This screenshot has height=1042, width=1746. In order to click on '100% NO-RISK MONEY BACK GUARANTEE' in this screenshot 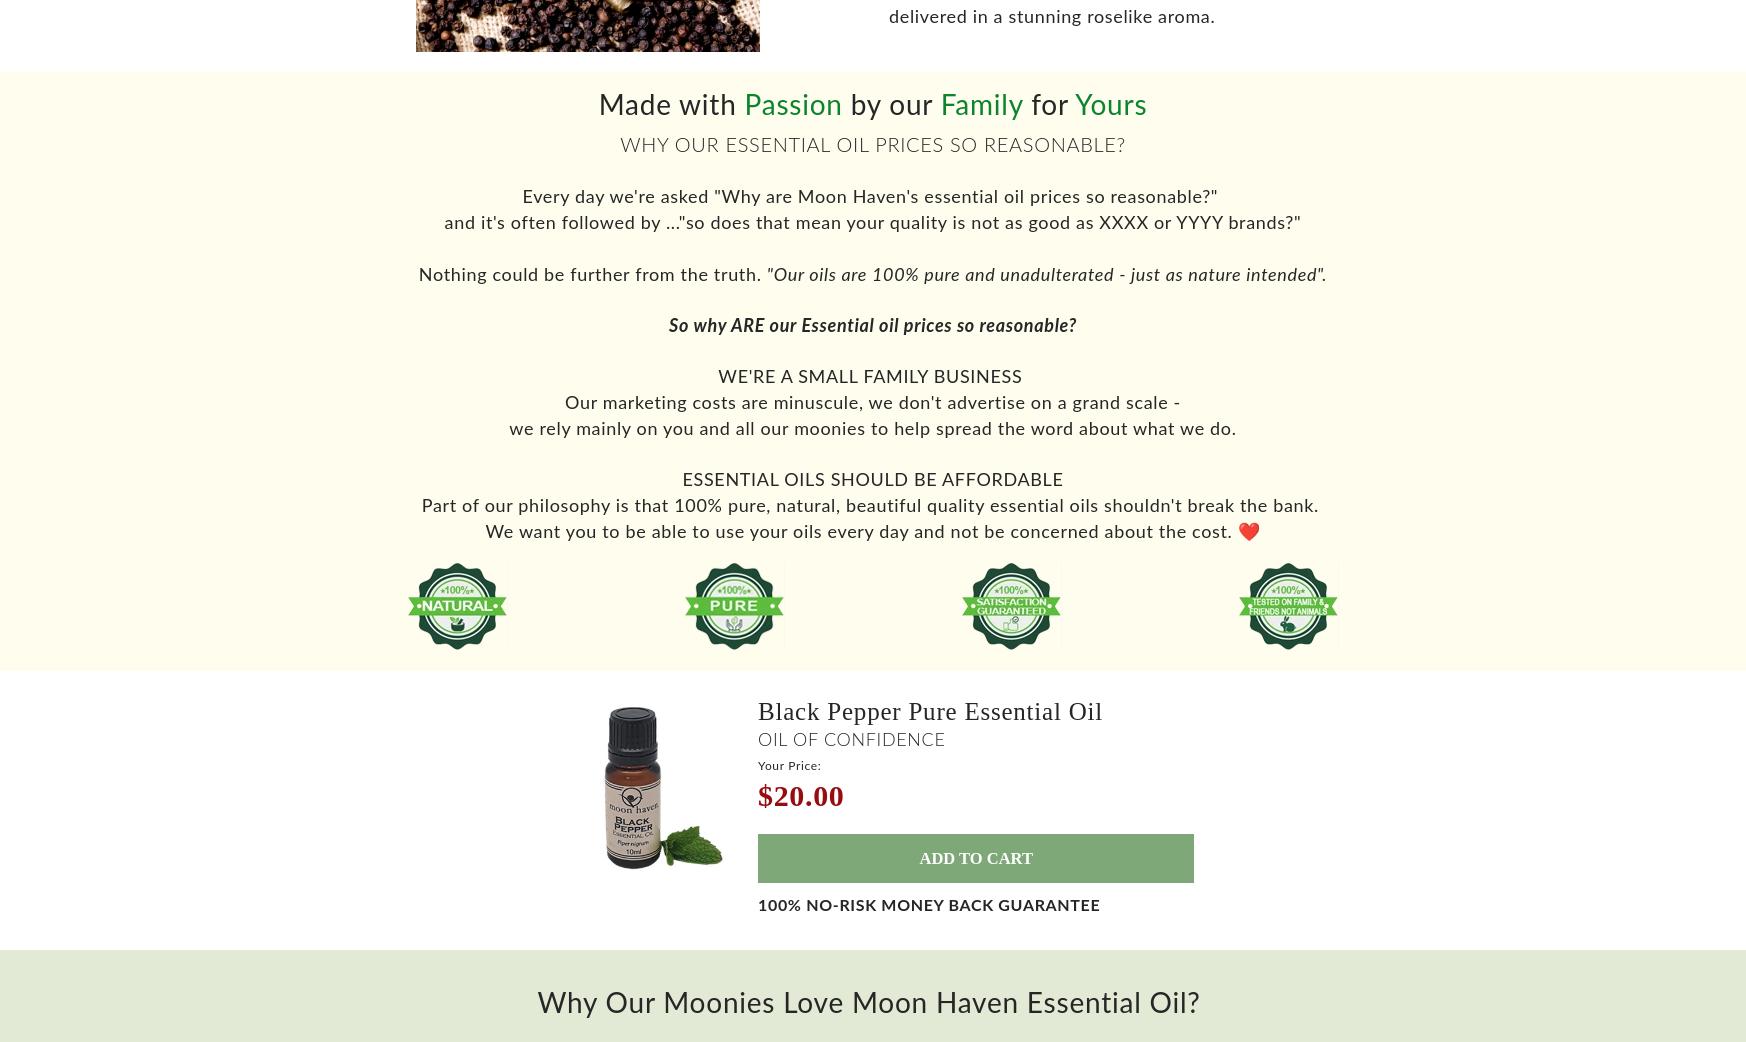, I will do `click(928, 920)`.